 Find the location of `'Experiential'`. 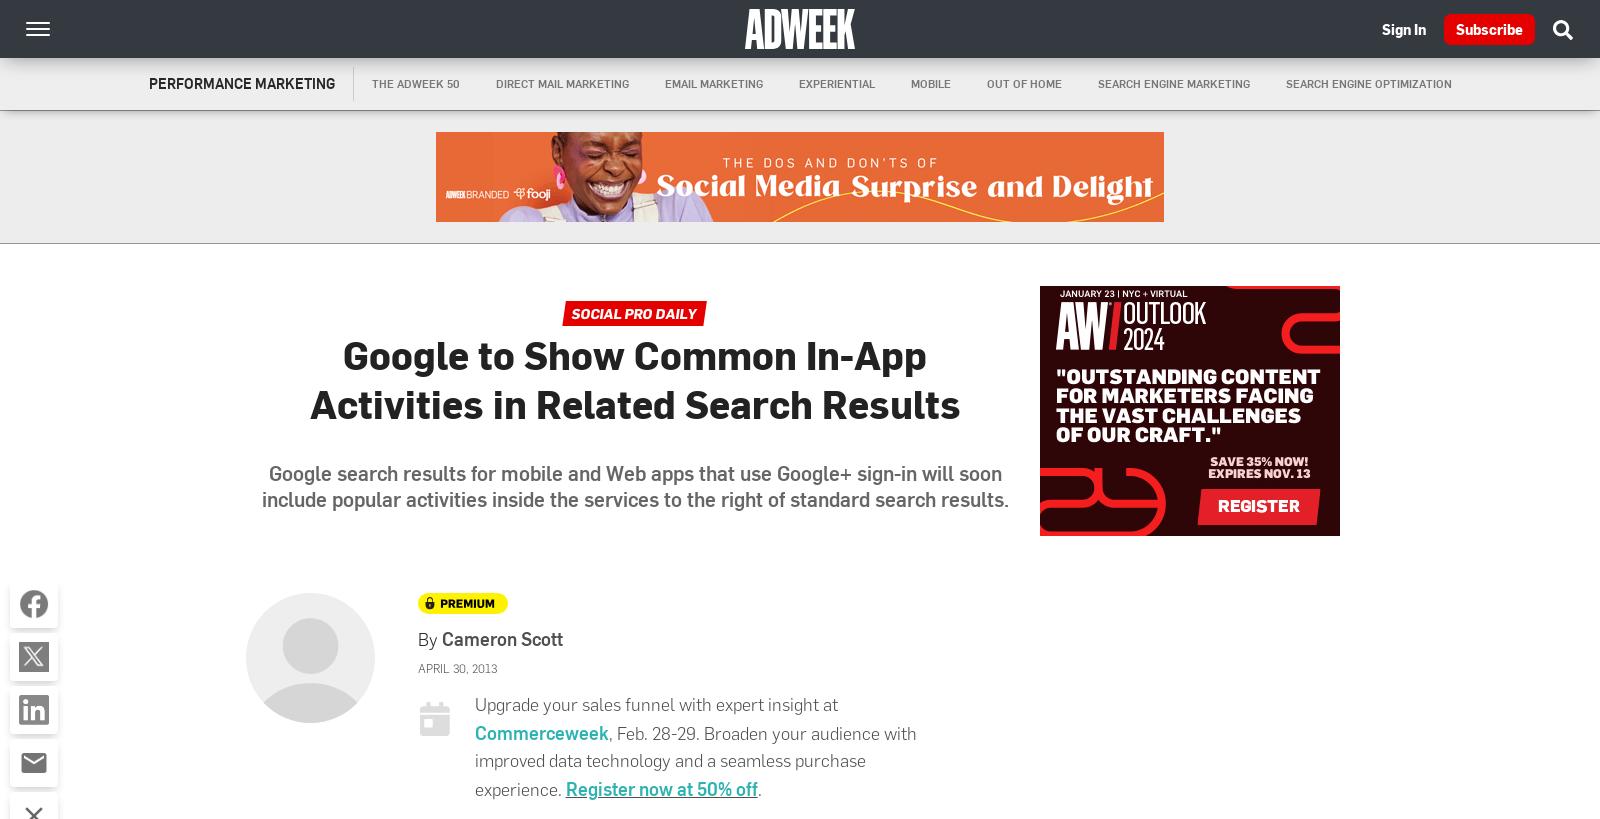

'Experiential' is located at coordinates (835, 83).